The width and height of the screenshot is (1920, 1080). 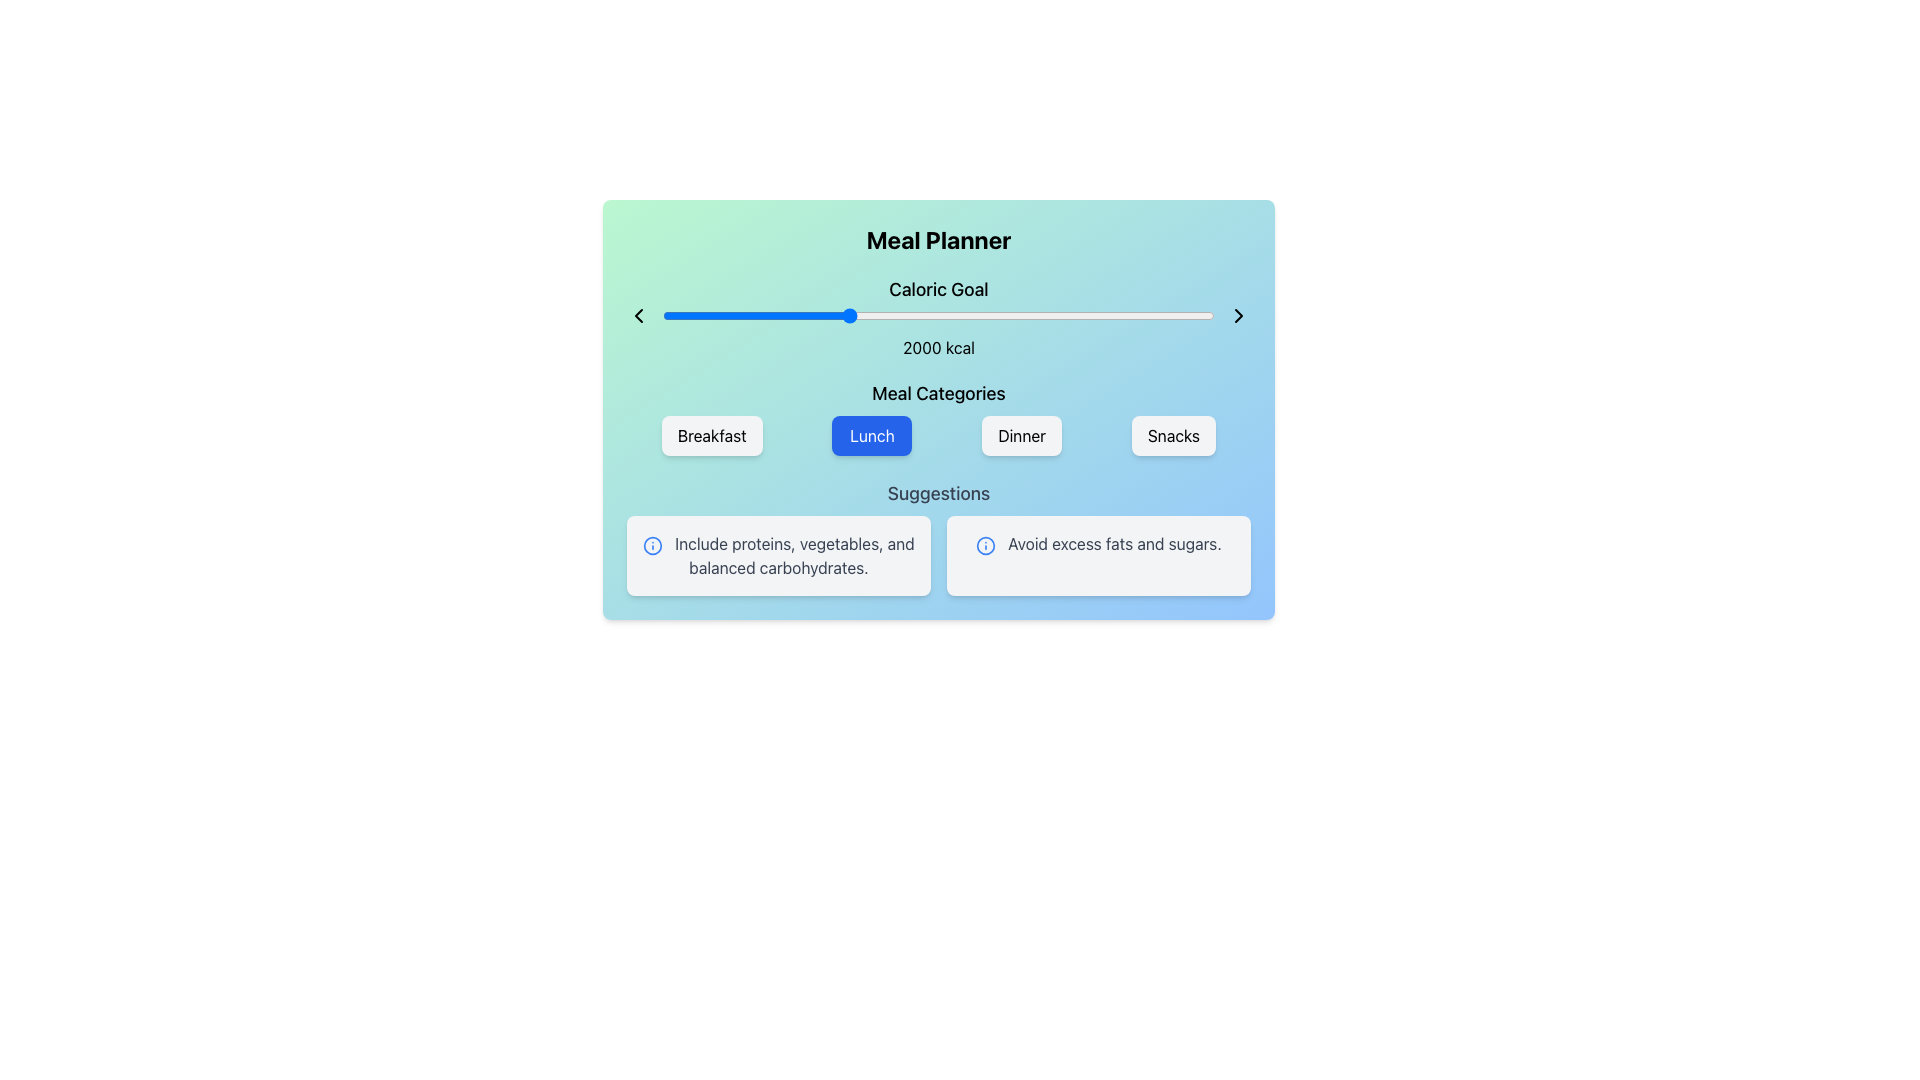 I want to click on the caloric goal, so click(x=888, y=315).